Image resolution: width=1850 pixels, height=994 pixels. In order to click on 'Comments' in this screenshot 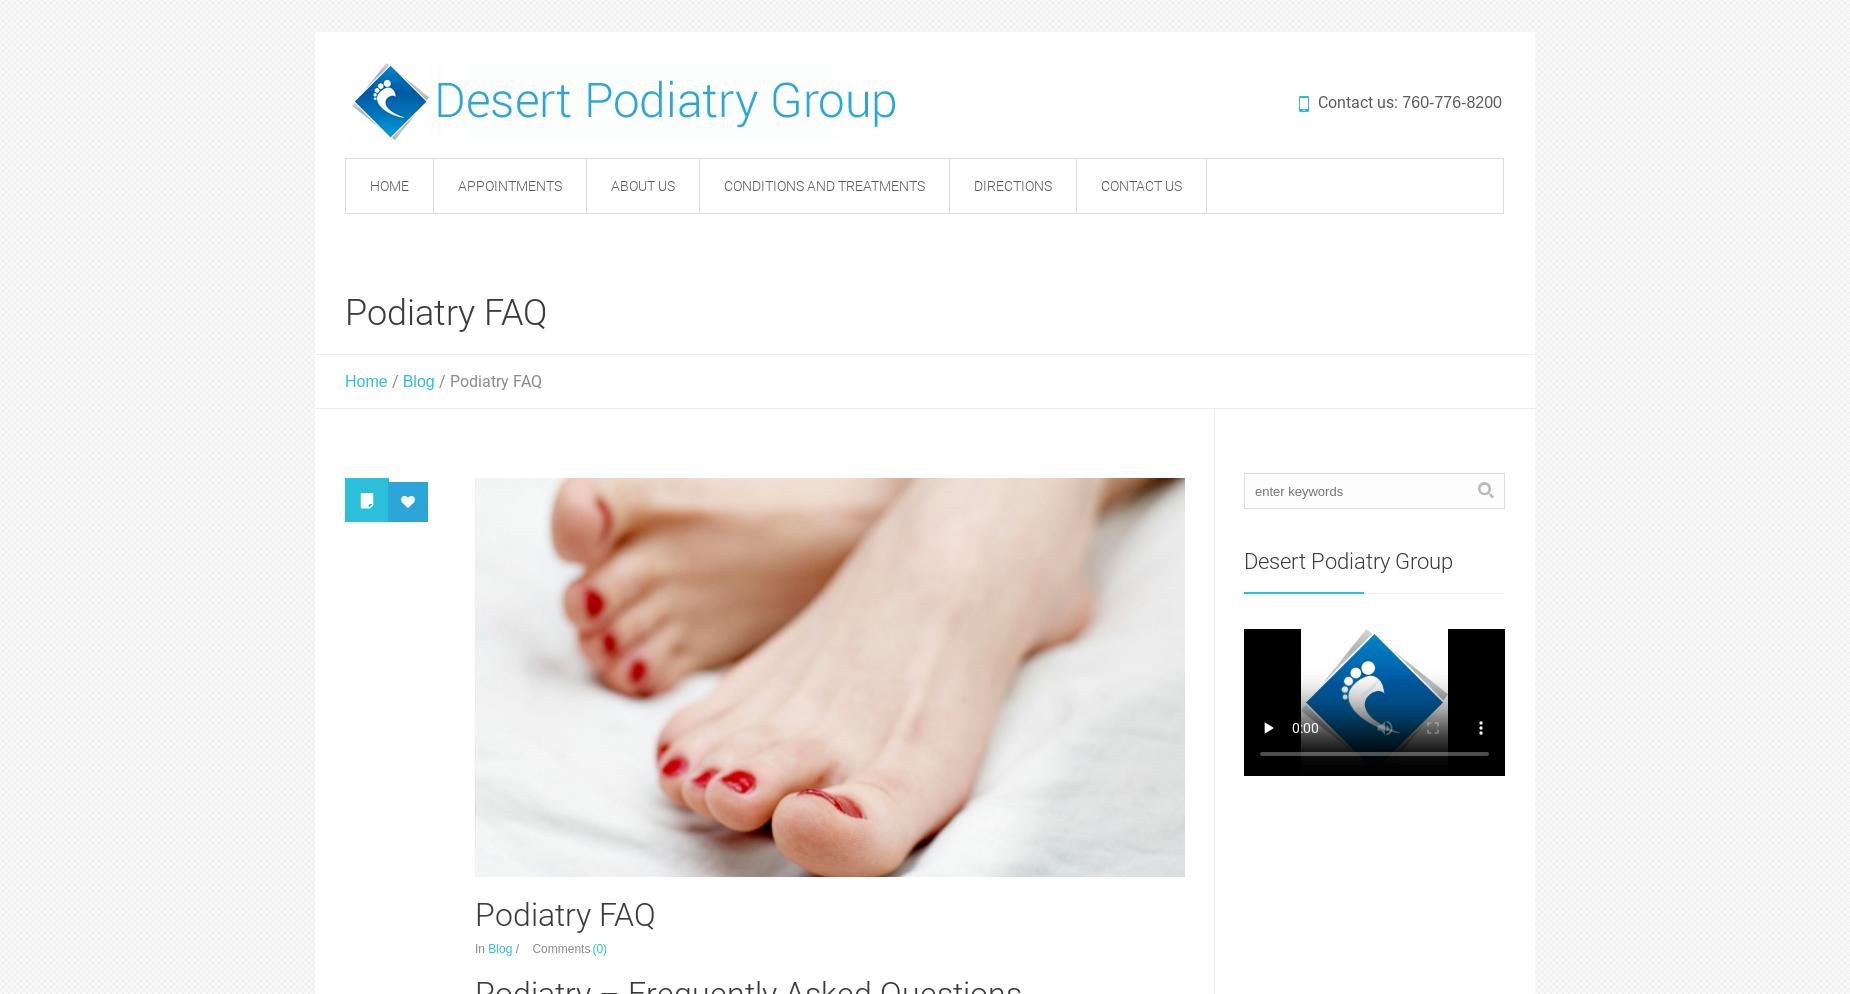, I will do `click(560, 948)`.